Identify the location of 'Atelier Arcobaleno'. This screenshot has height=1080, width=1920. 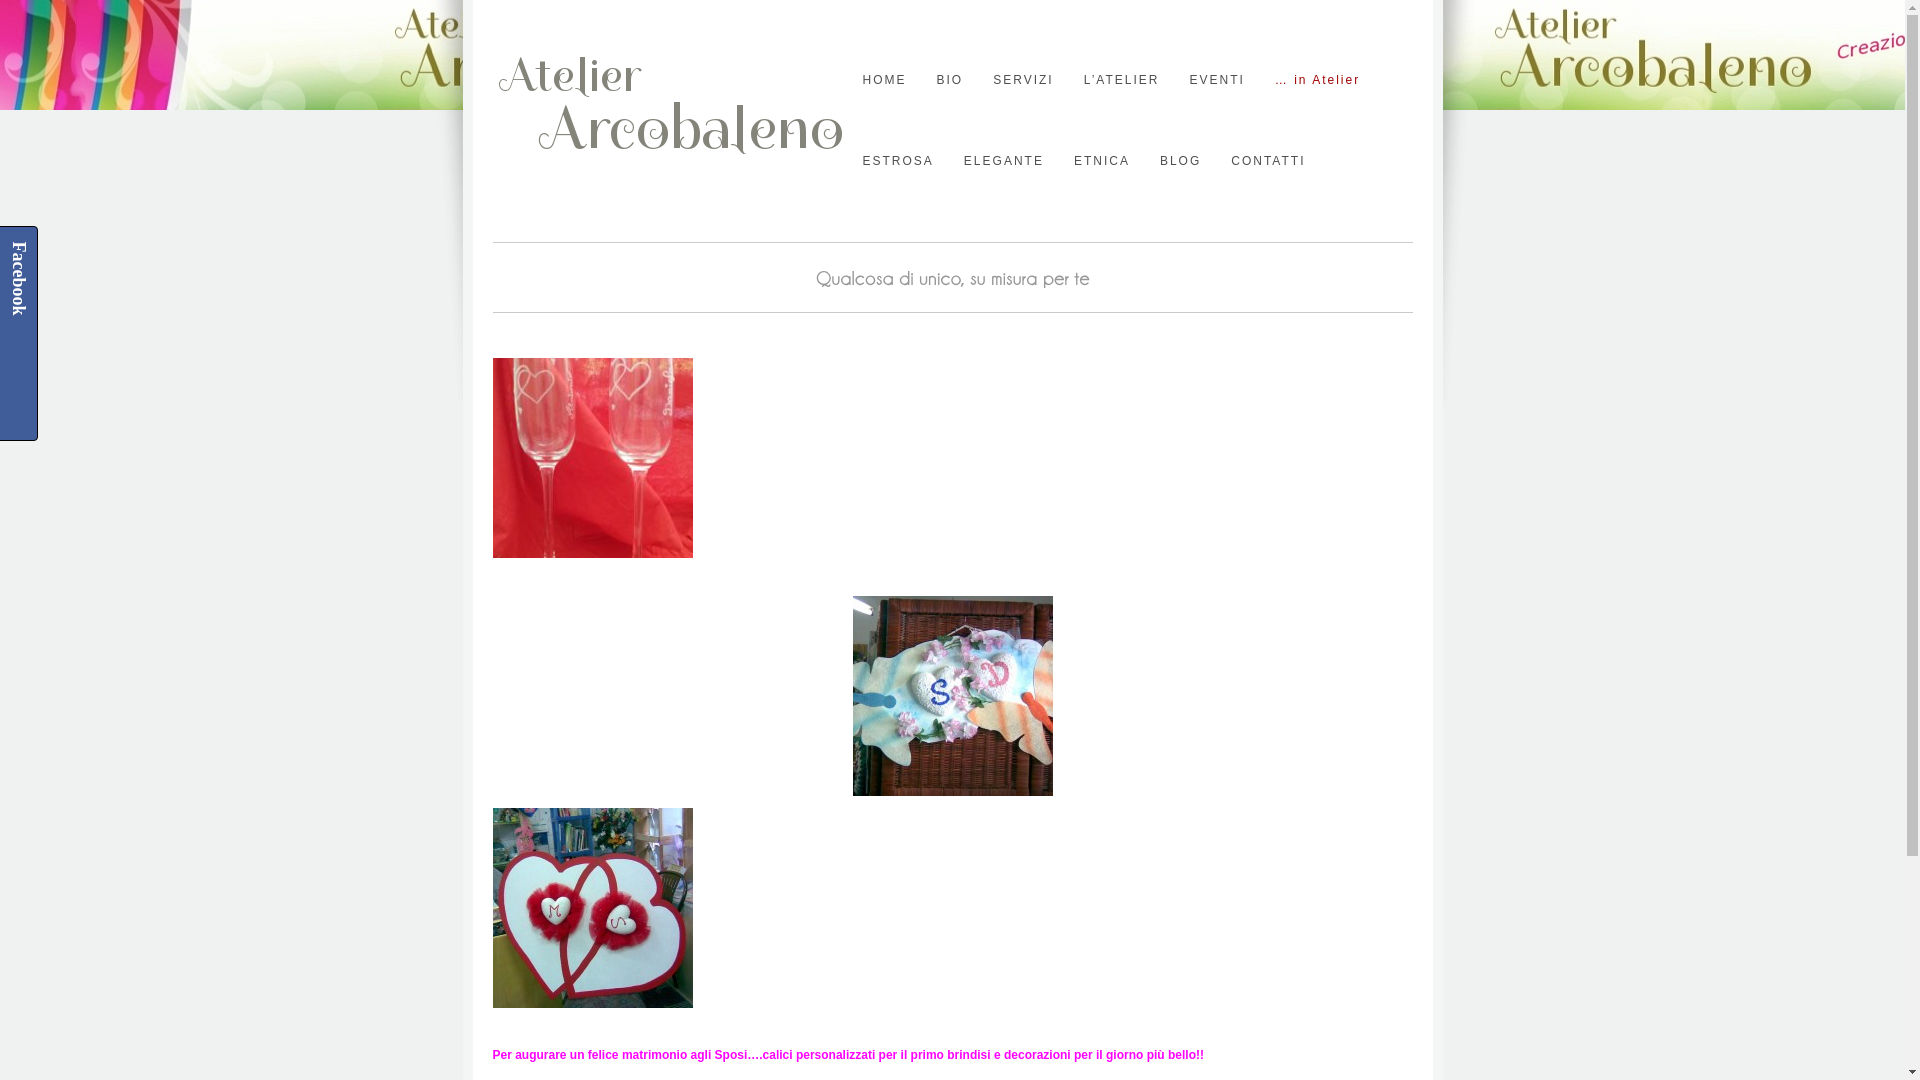
(491, 161).